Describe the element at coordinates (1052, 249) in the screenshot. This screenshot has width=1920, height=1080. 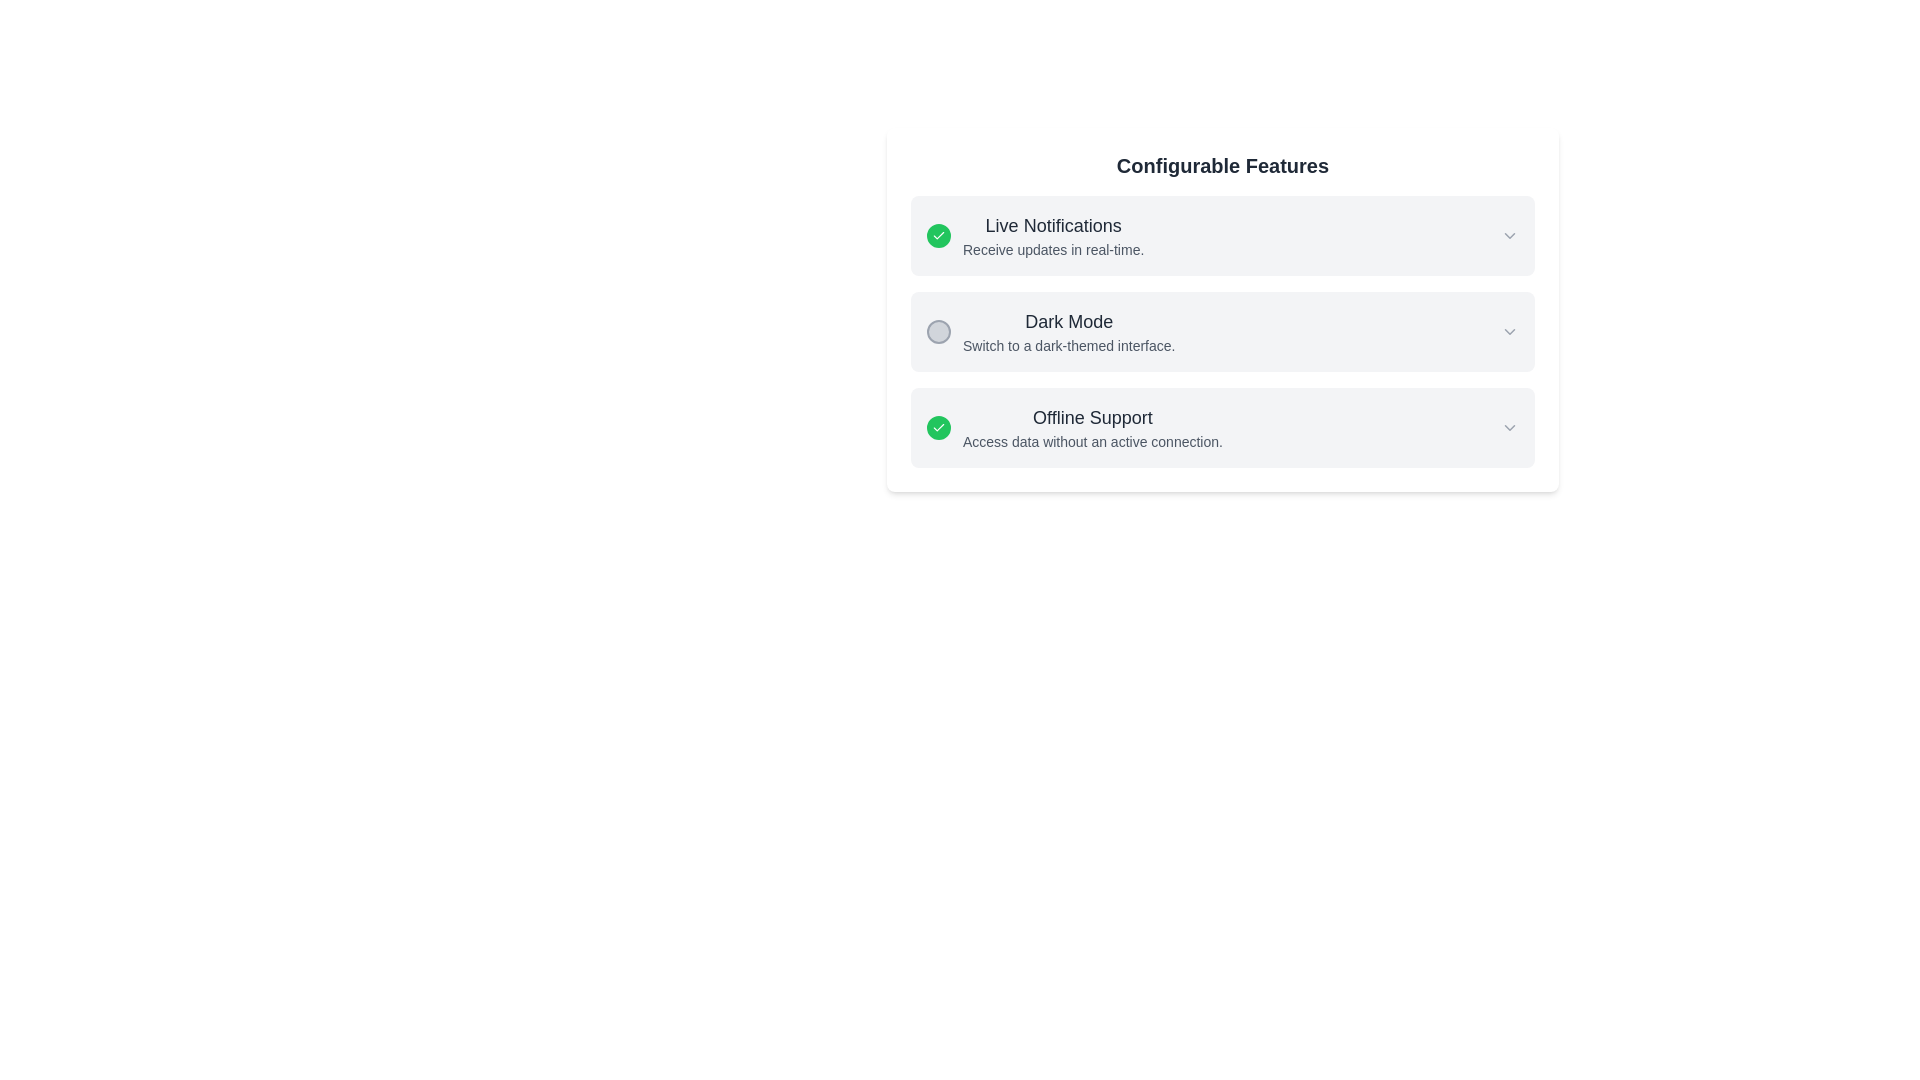
I see `the descriptive text that explains the 'Live Notifications' feature` at that location.